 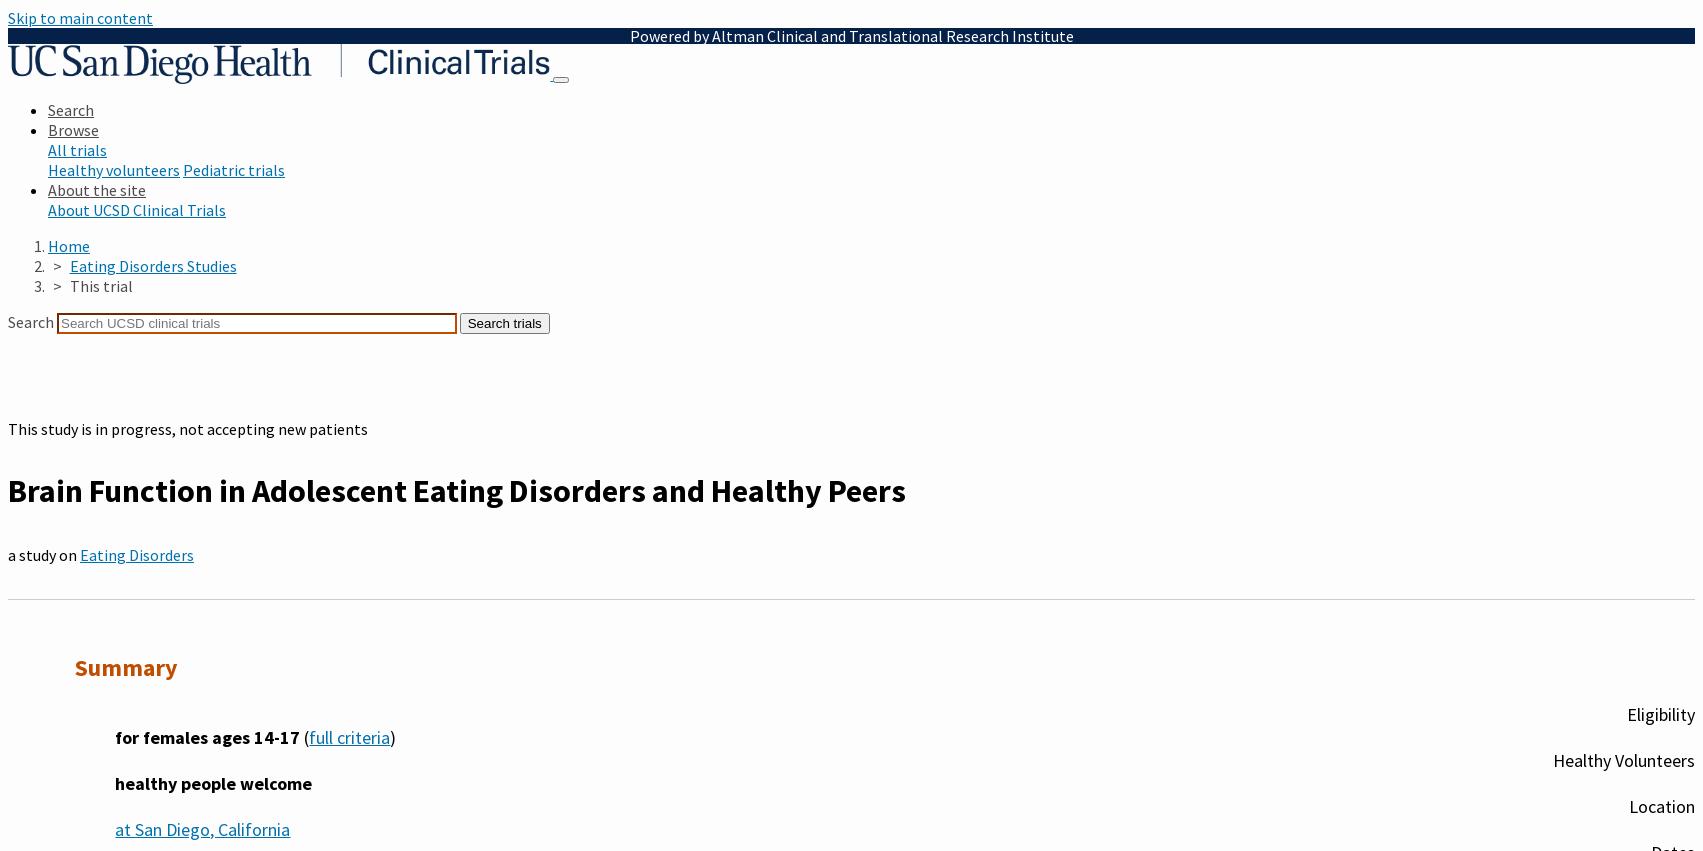 I want to click on 'Pediatric trials', so click(x=232, y=169).